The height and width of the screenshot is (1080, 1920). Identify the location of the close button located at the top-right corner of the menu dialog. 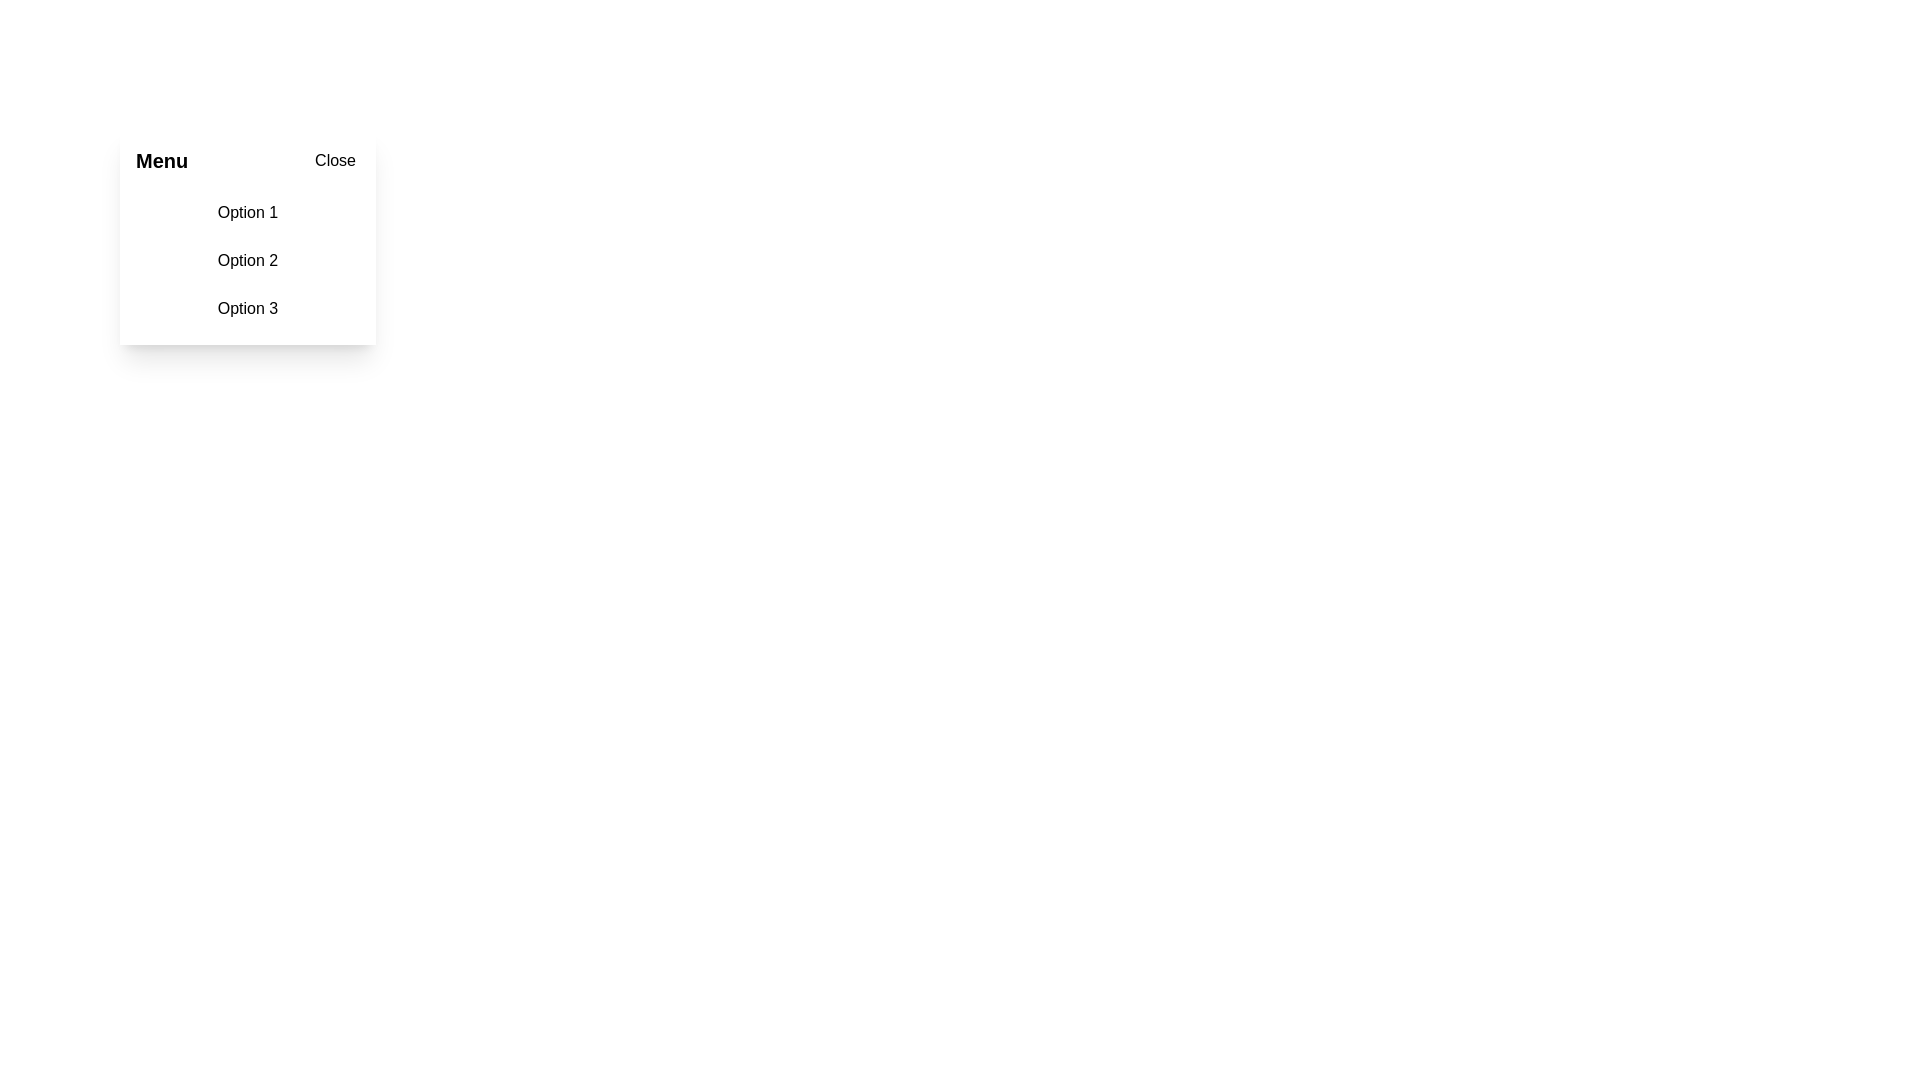
(335, 160).